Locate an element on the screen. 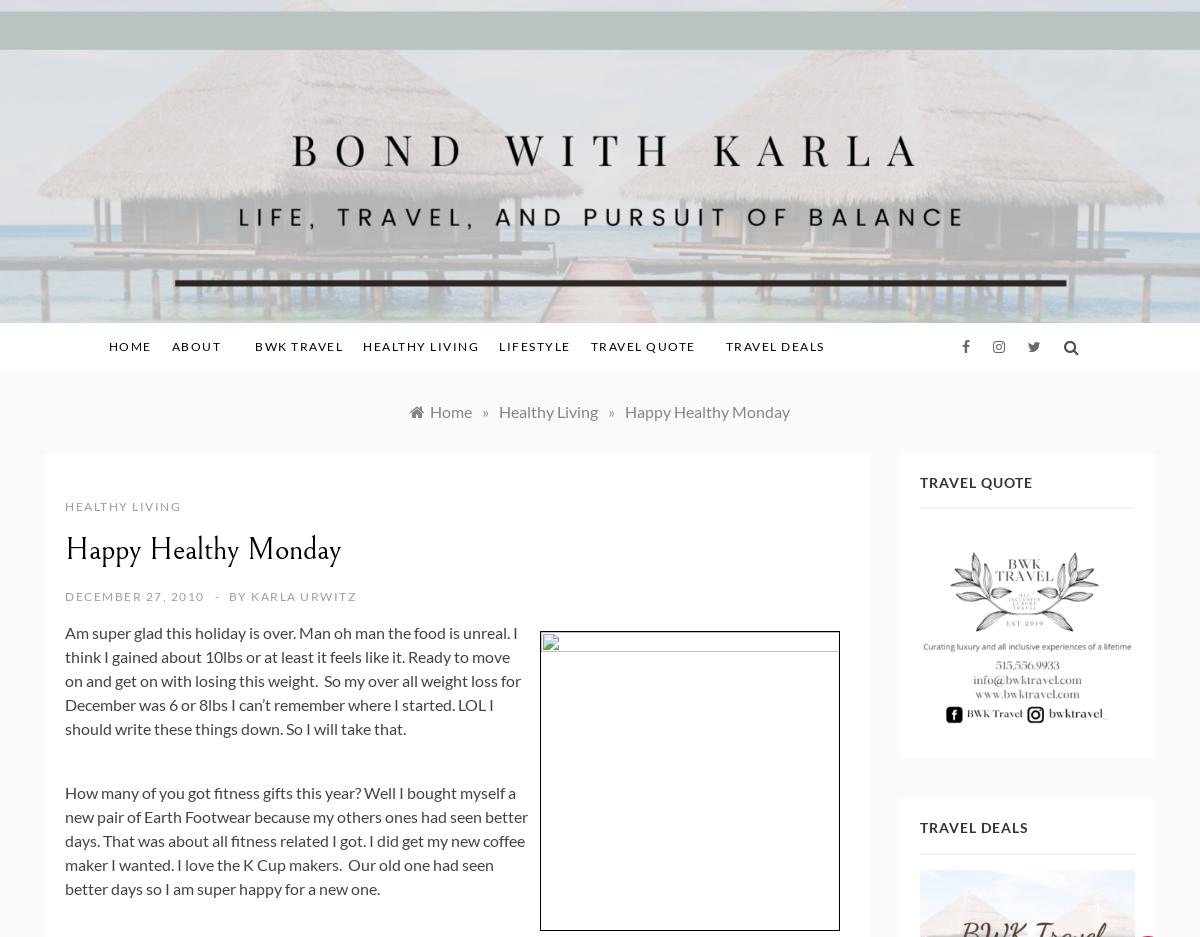  'December 27, 2010' is located at coordinates (65, 595).